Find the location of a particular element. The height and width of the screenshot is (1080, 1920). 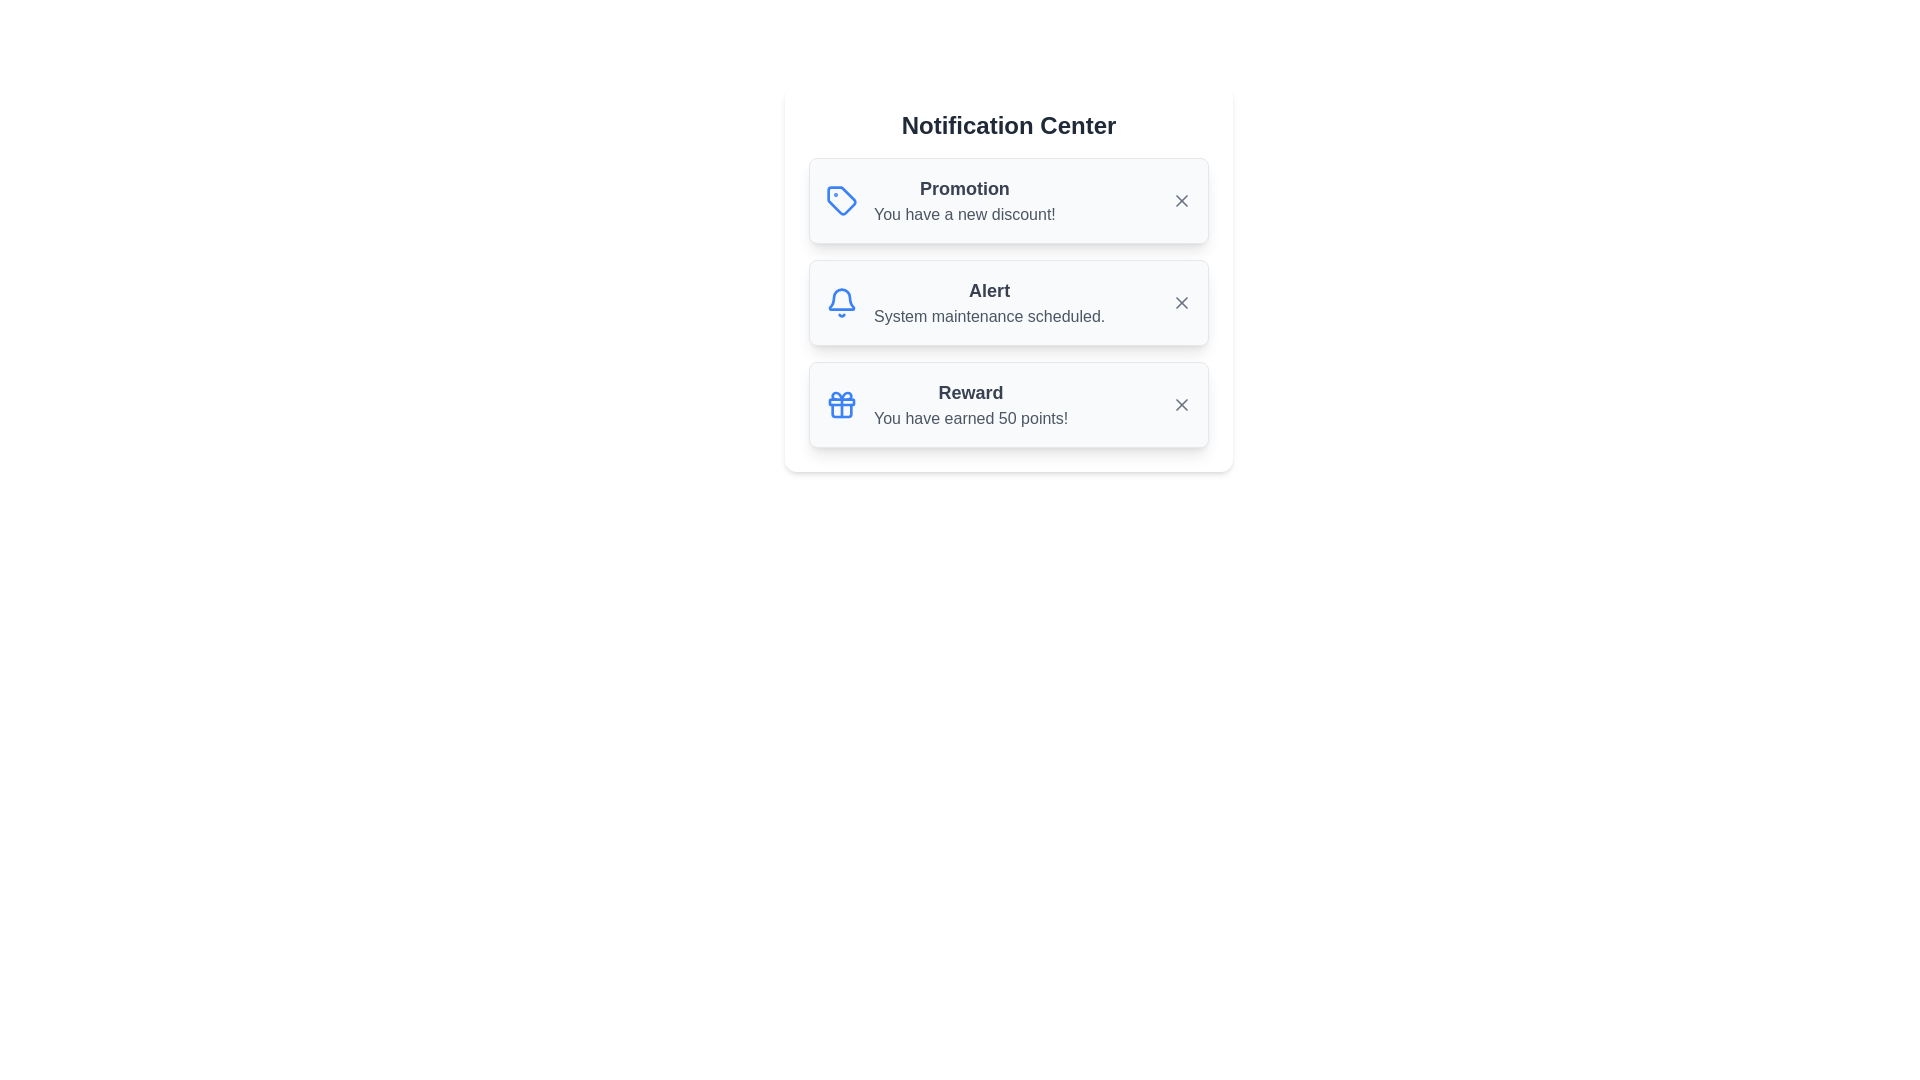

the Text component displaying 'Alert' and 'System maintenance scheduled.' in the middle notification card of the Notification Center is located at coordinates (989, 303).